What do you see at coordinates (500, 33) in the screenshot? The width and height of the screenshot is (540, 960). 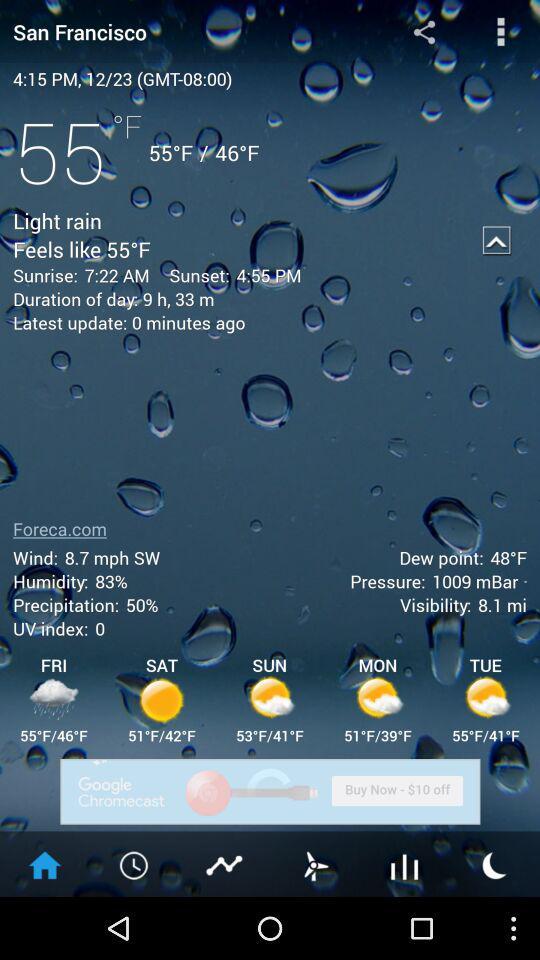 I see `the more icon` at bounding box center [500, 33].